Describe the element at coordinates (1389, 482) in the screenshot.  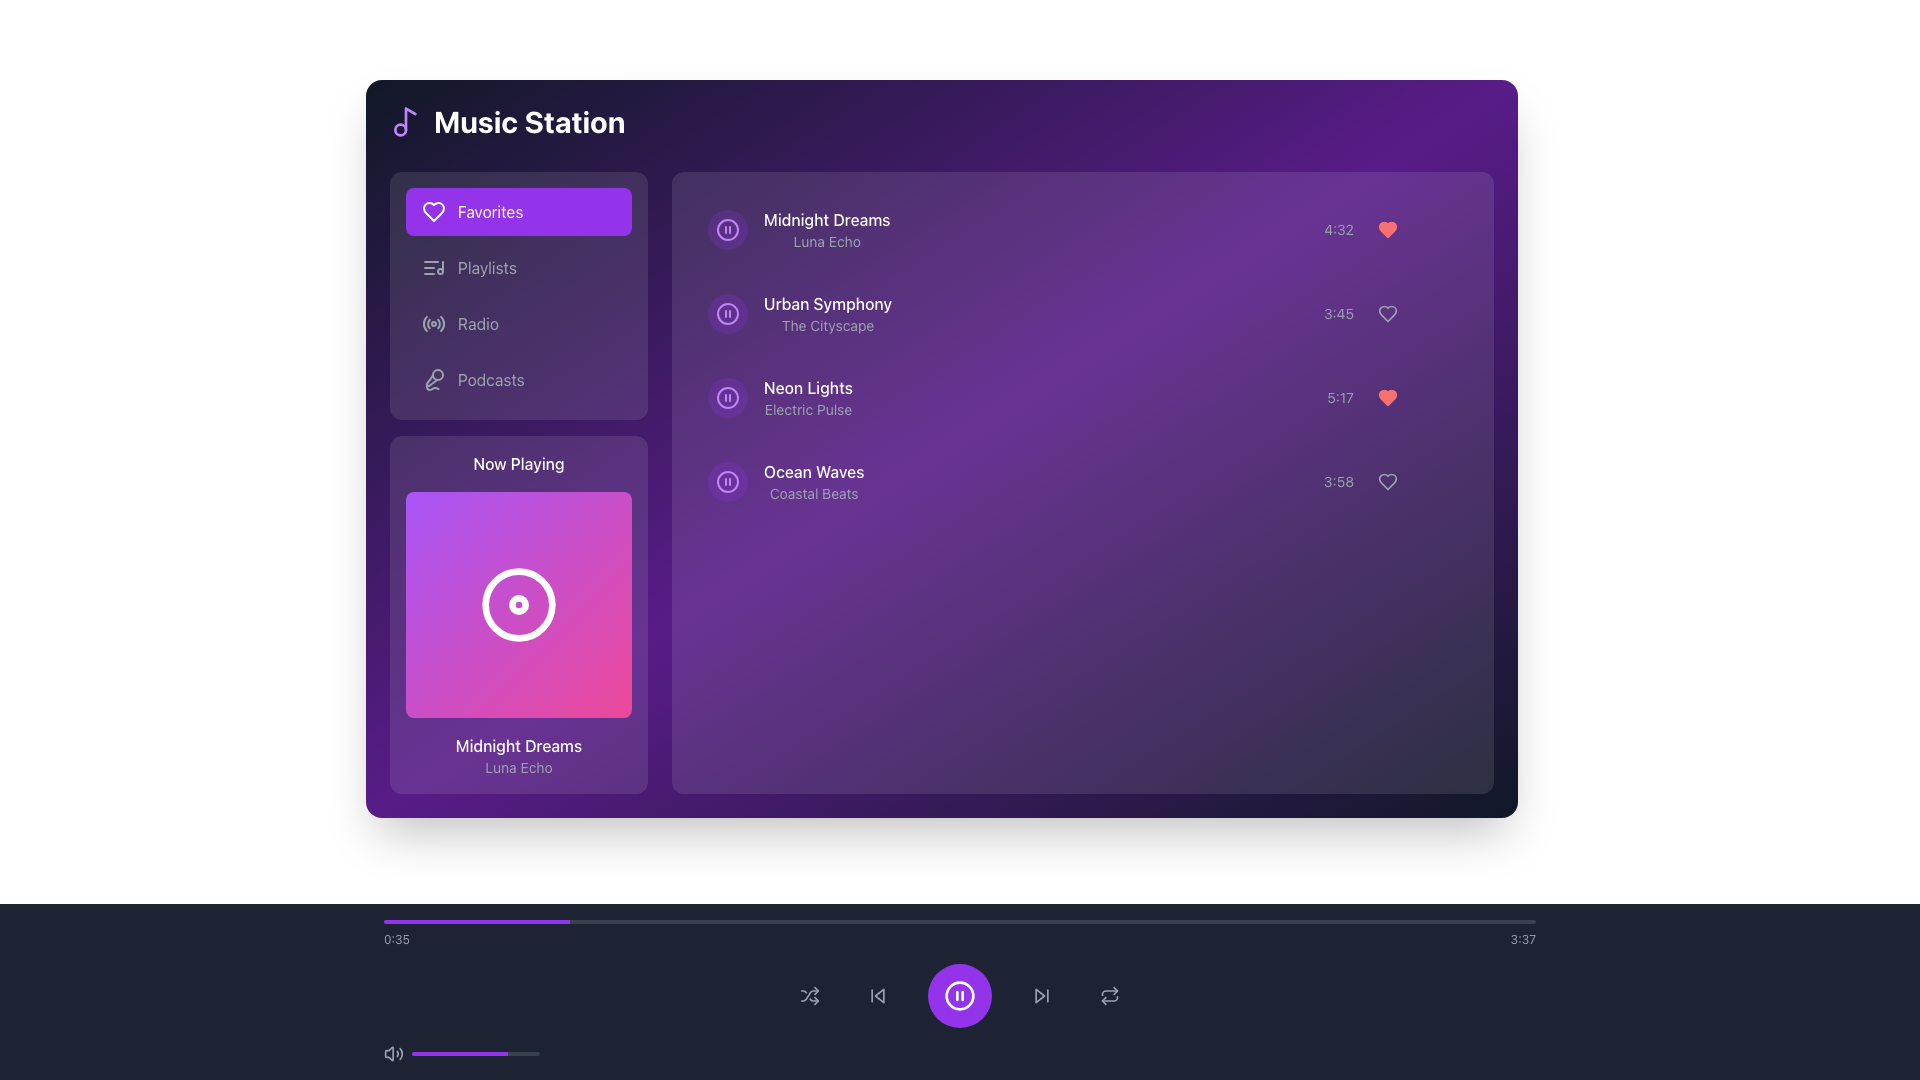
I see `the heart-shaped icon located to the right of the text '3:58' in the fourth row of the vertical list in the right panel` at that location.